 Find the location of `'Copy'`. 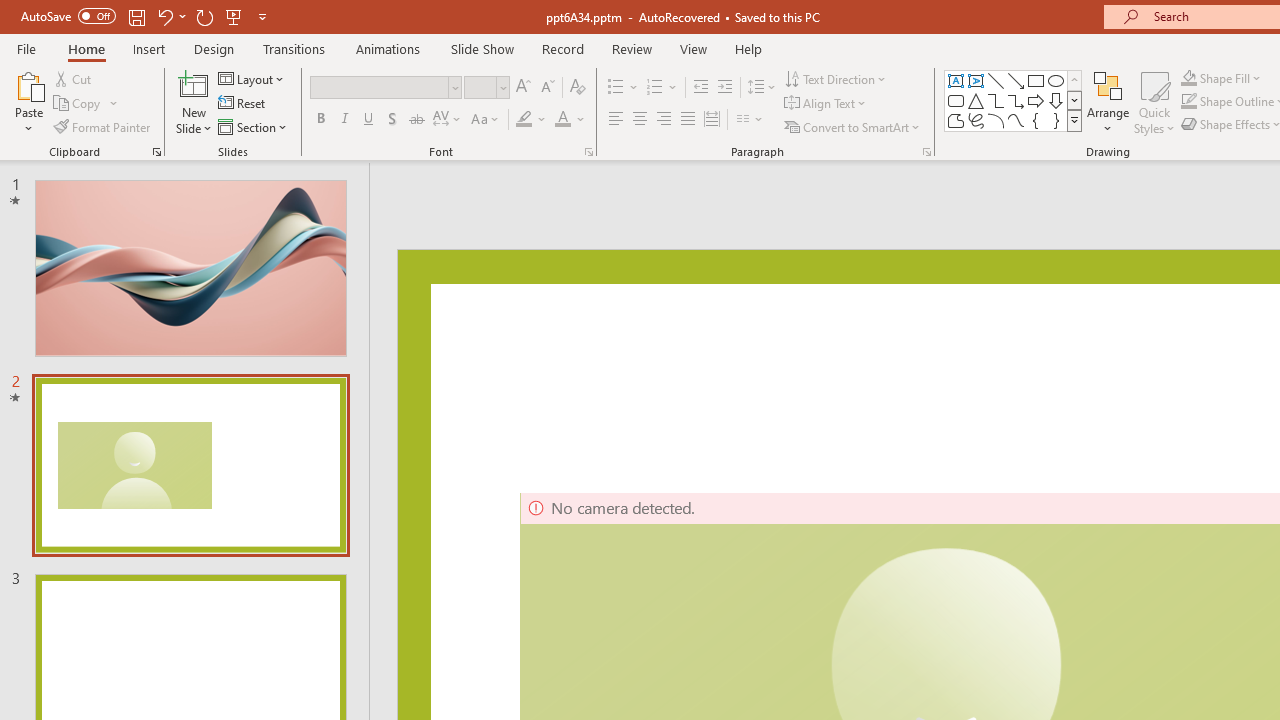

'Copy' is located at coordinates (78, 103).